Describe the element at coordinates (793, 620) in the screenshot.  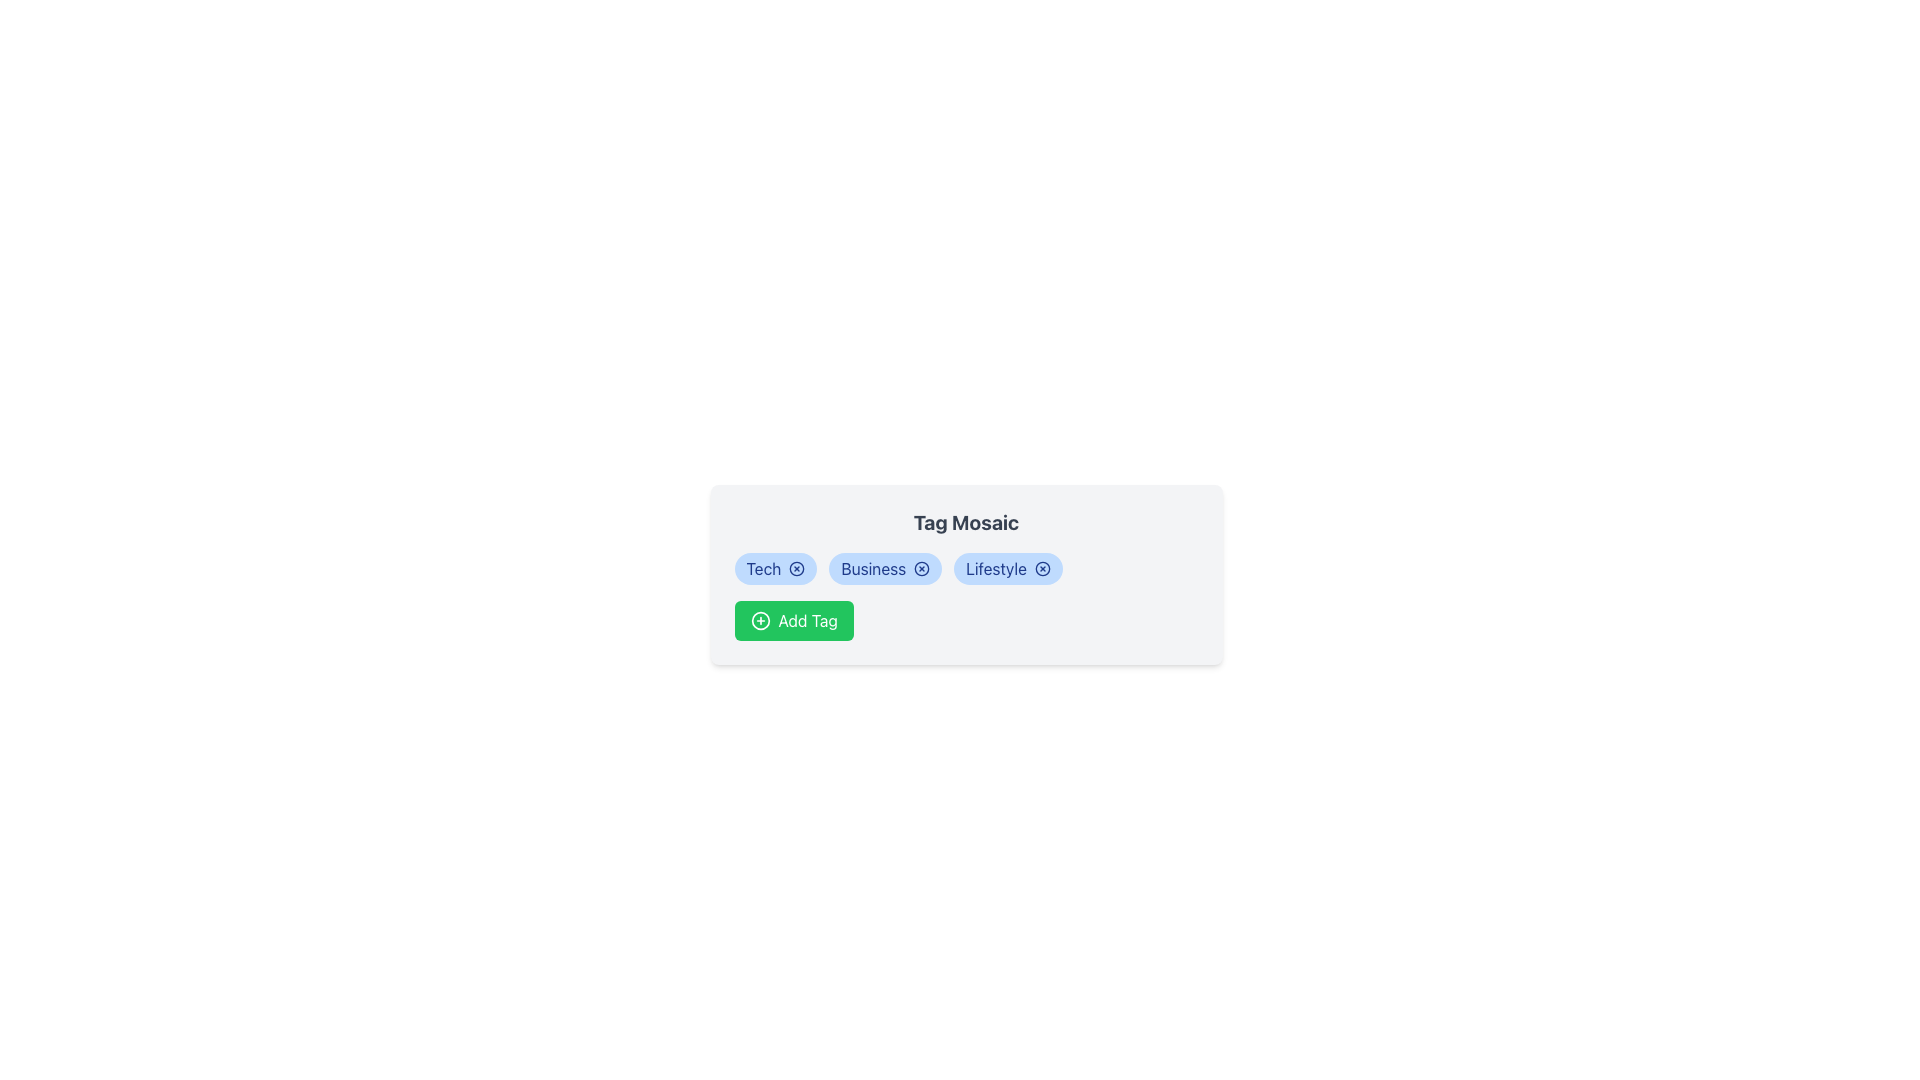
I see `the 'Add New Tag' button located below the tags 'Tech', 'Business', and 'Lifestyle' in the card to initiate adding a new tag` at that location.